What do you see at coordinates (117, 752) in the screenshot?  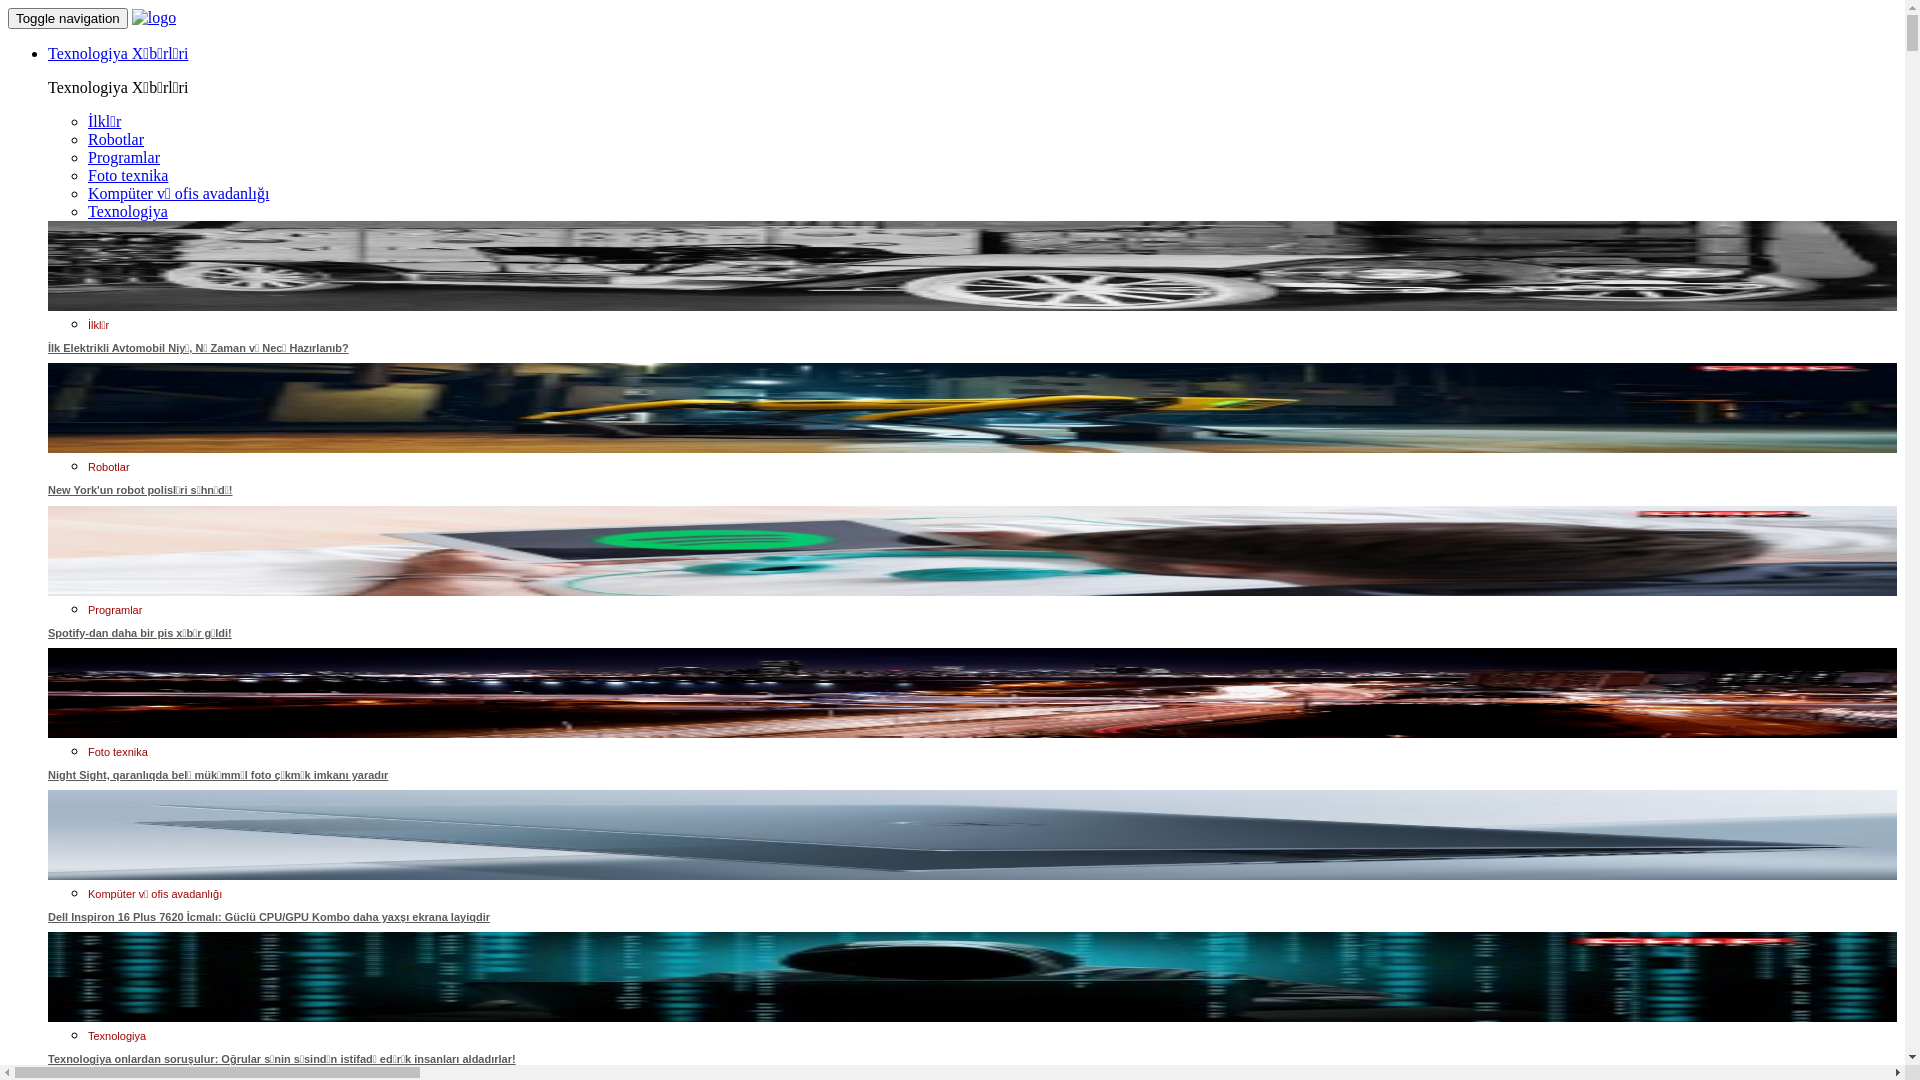 I see `'Foto texnika'` at bounding box center [117, 752].